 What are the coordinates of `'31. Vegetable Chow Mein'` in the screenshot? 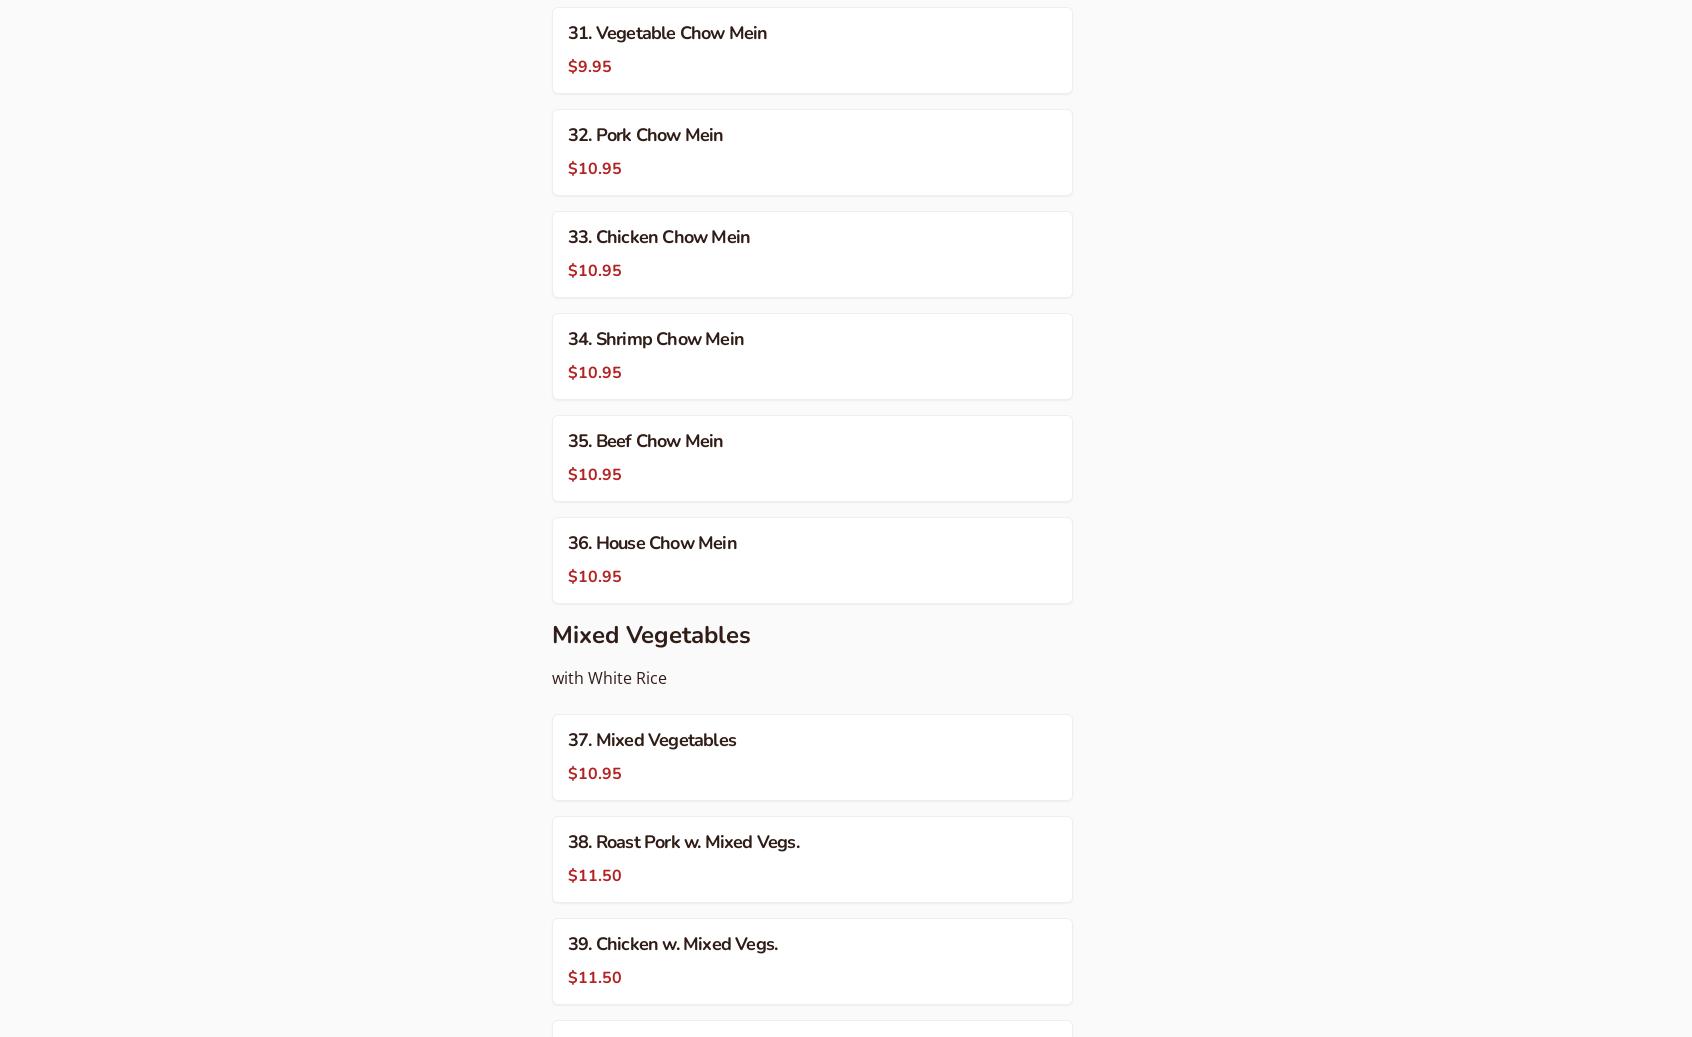 It's located at (567, 31).